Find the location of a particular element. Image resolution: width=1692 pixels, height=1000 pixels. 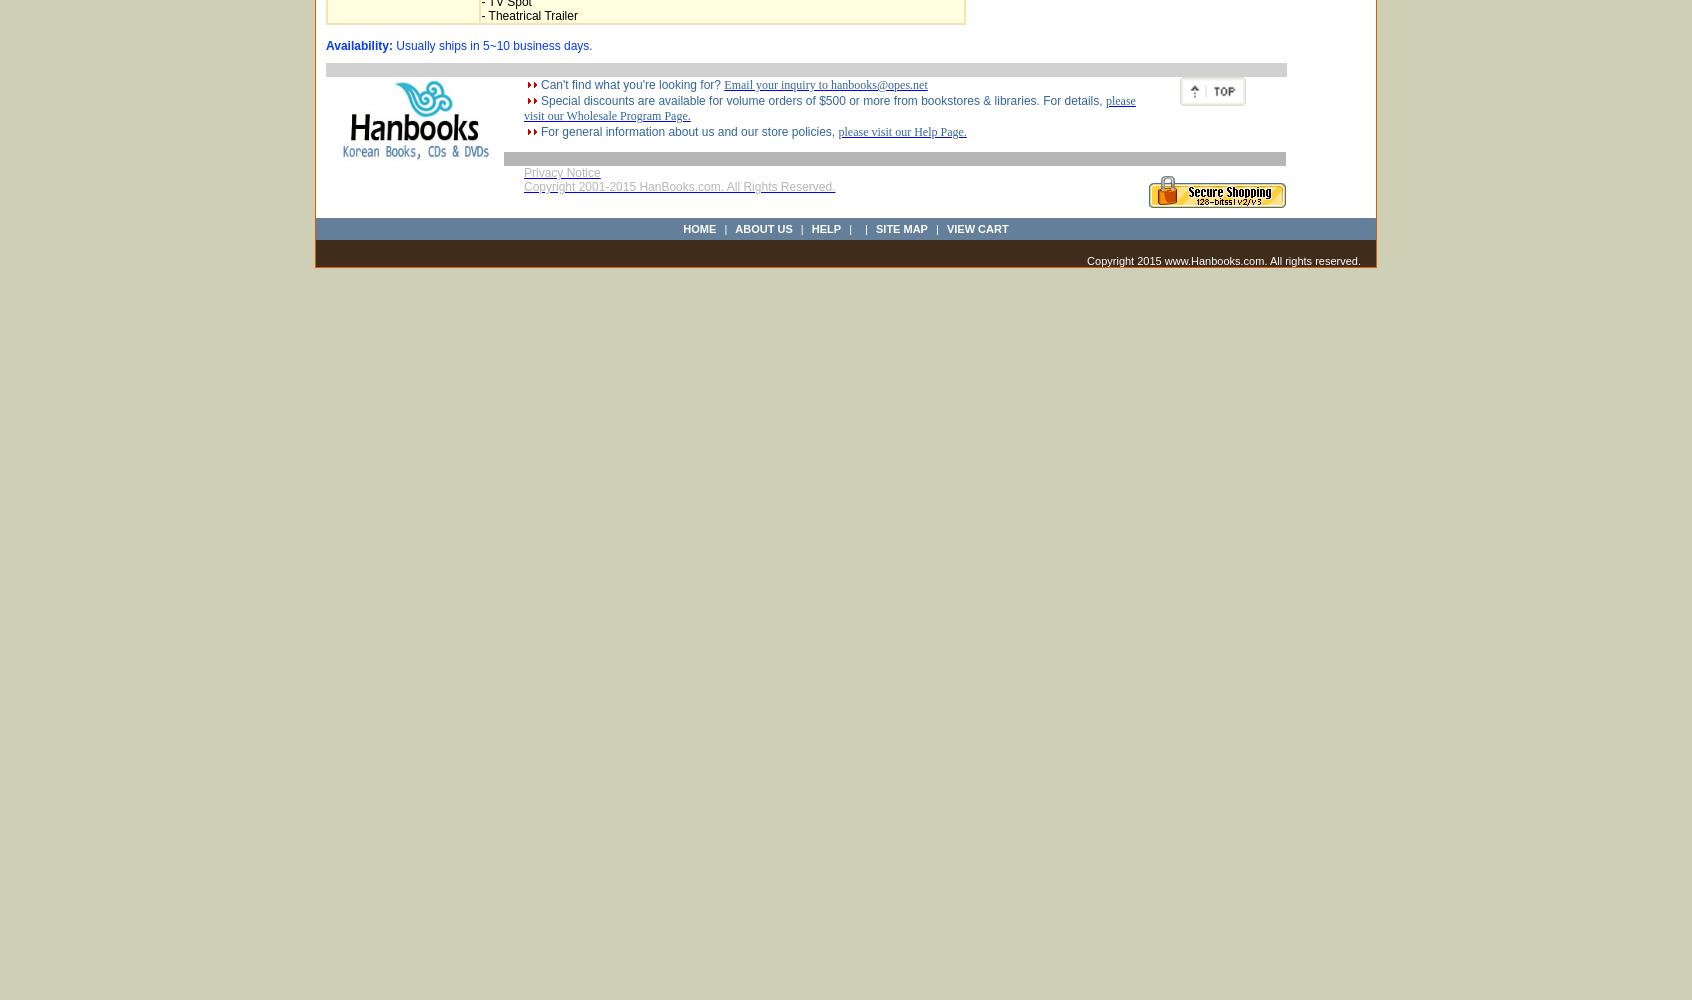

'Privacy Notice' is located at coordinates (562, 173).